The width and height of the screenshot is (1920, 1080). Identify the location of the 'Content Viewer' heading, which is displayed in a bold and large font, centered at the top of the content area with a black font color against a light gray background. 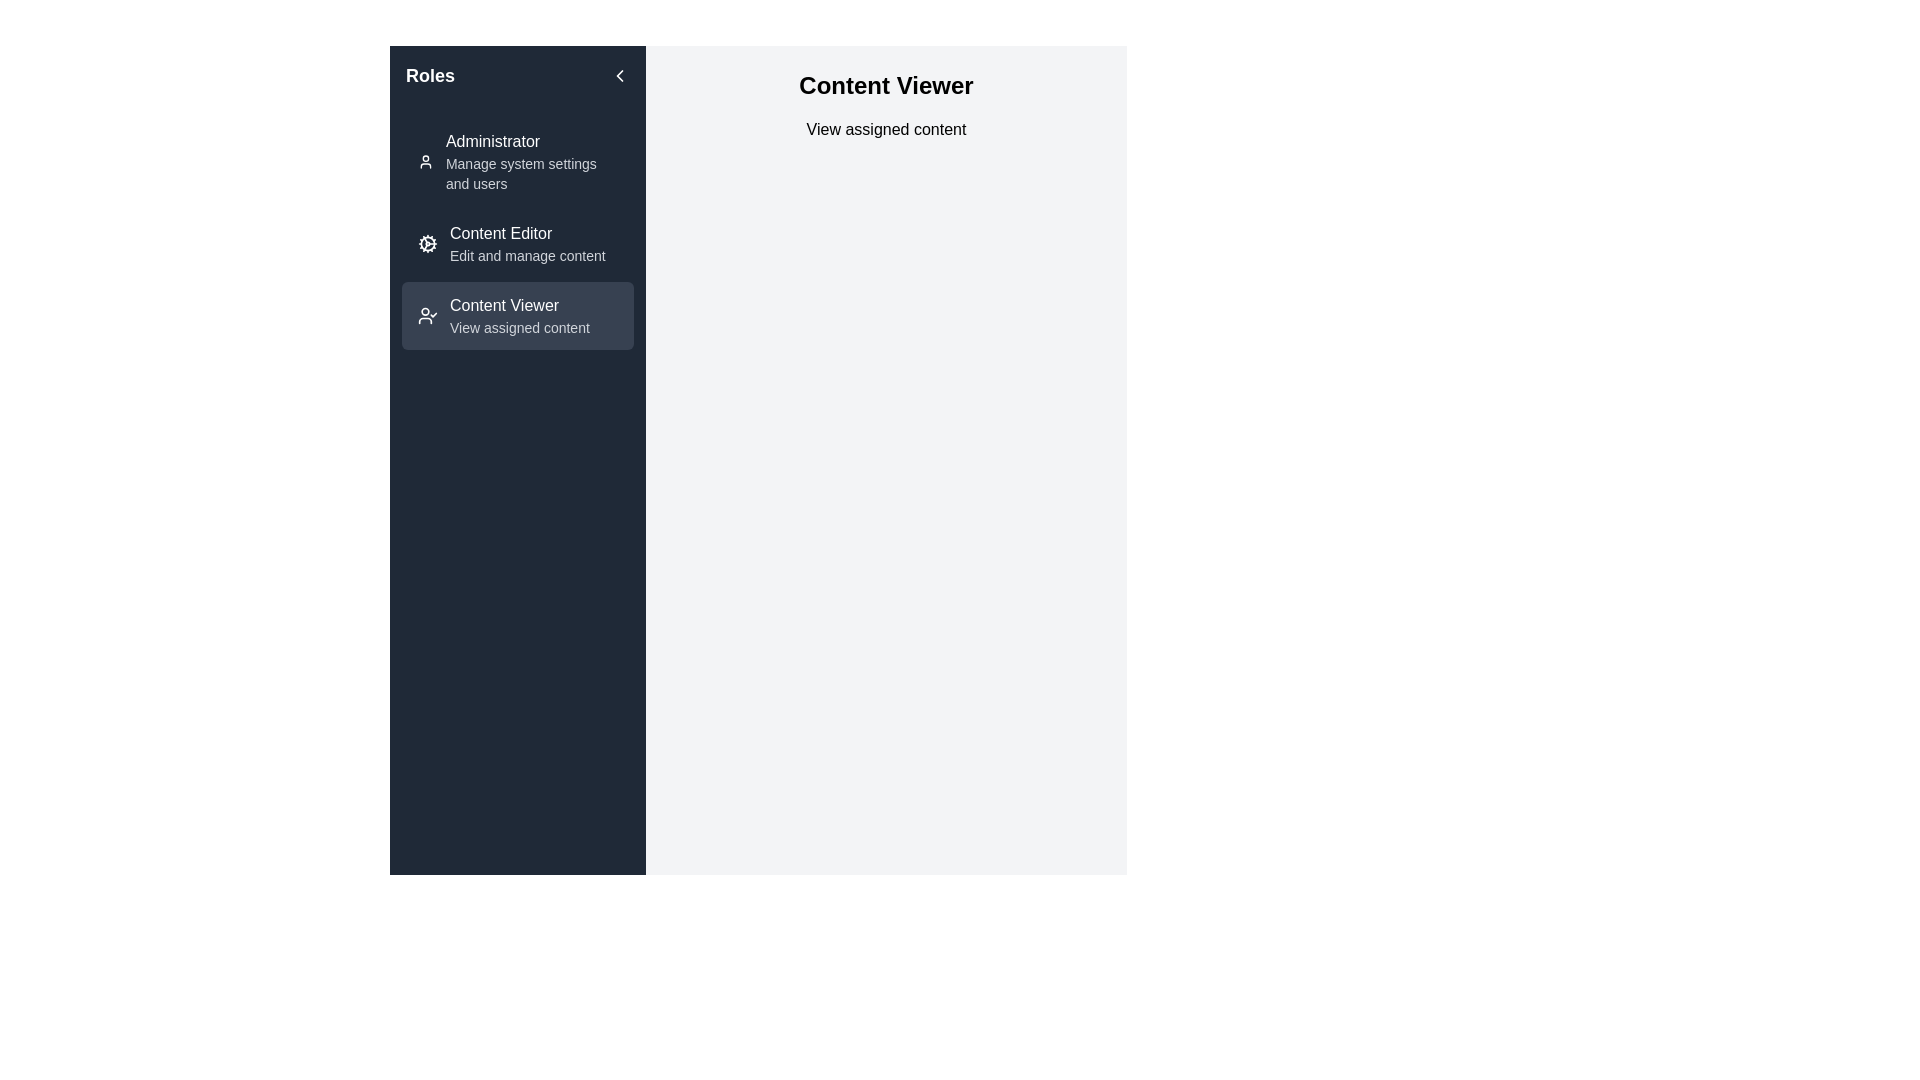
(885, 84).